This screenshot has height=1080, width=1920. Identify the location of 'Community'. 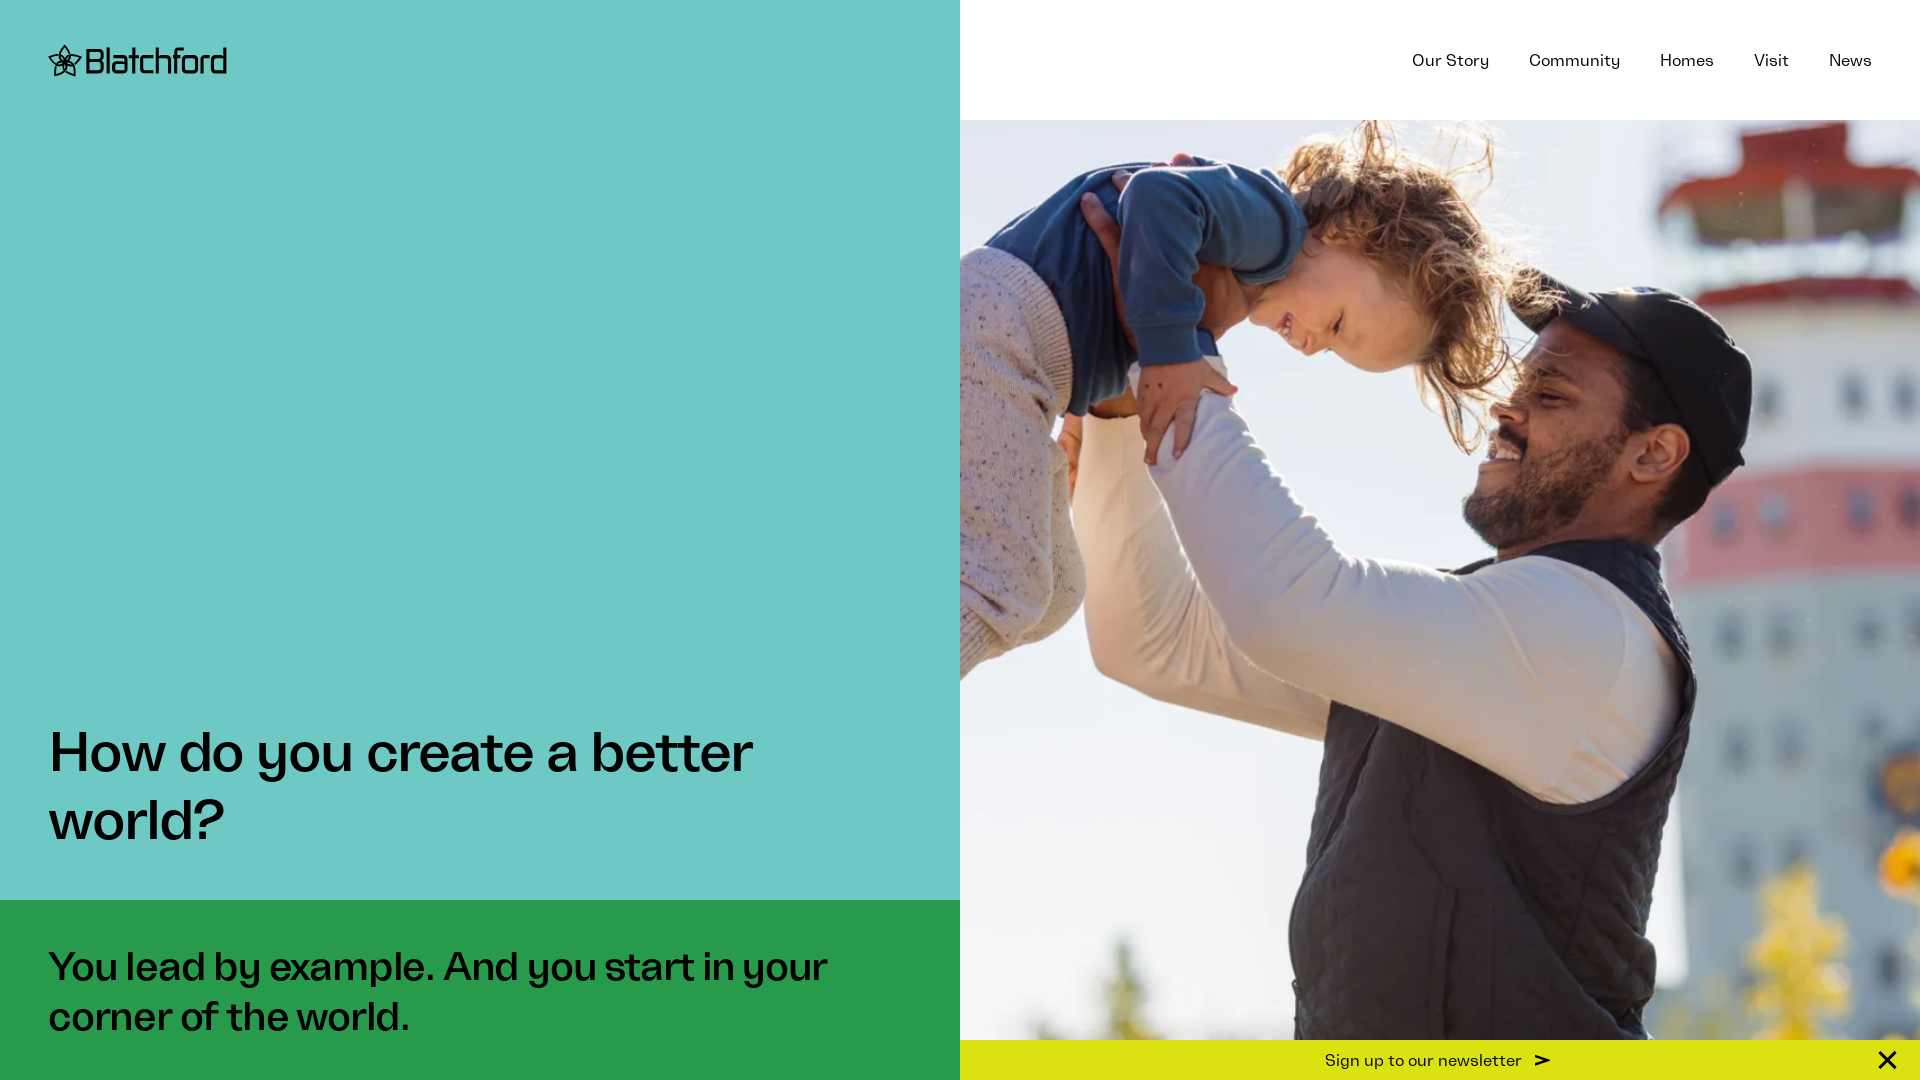
(1573, 59).